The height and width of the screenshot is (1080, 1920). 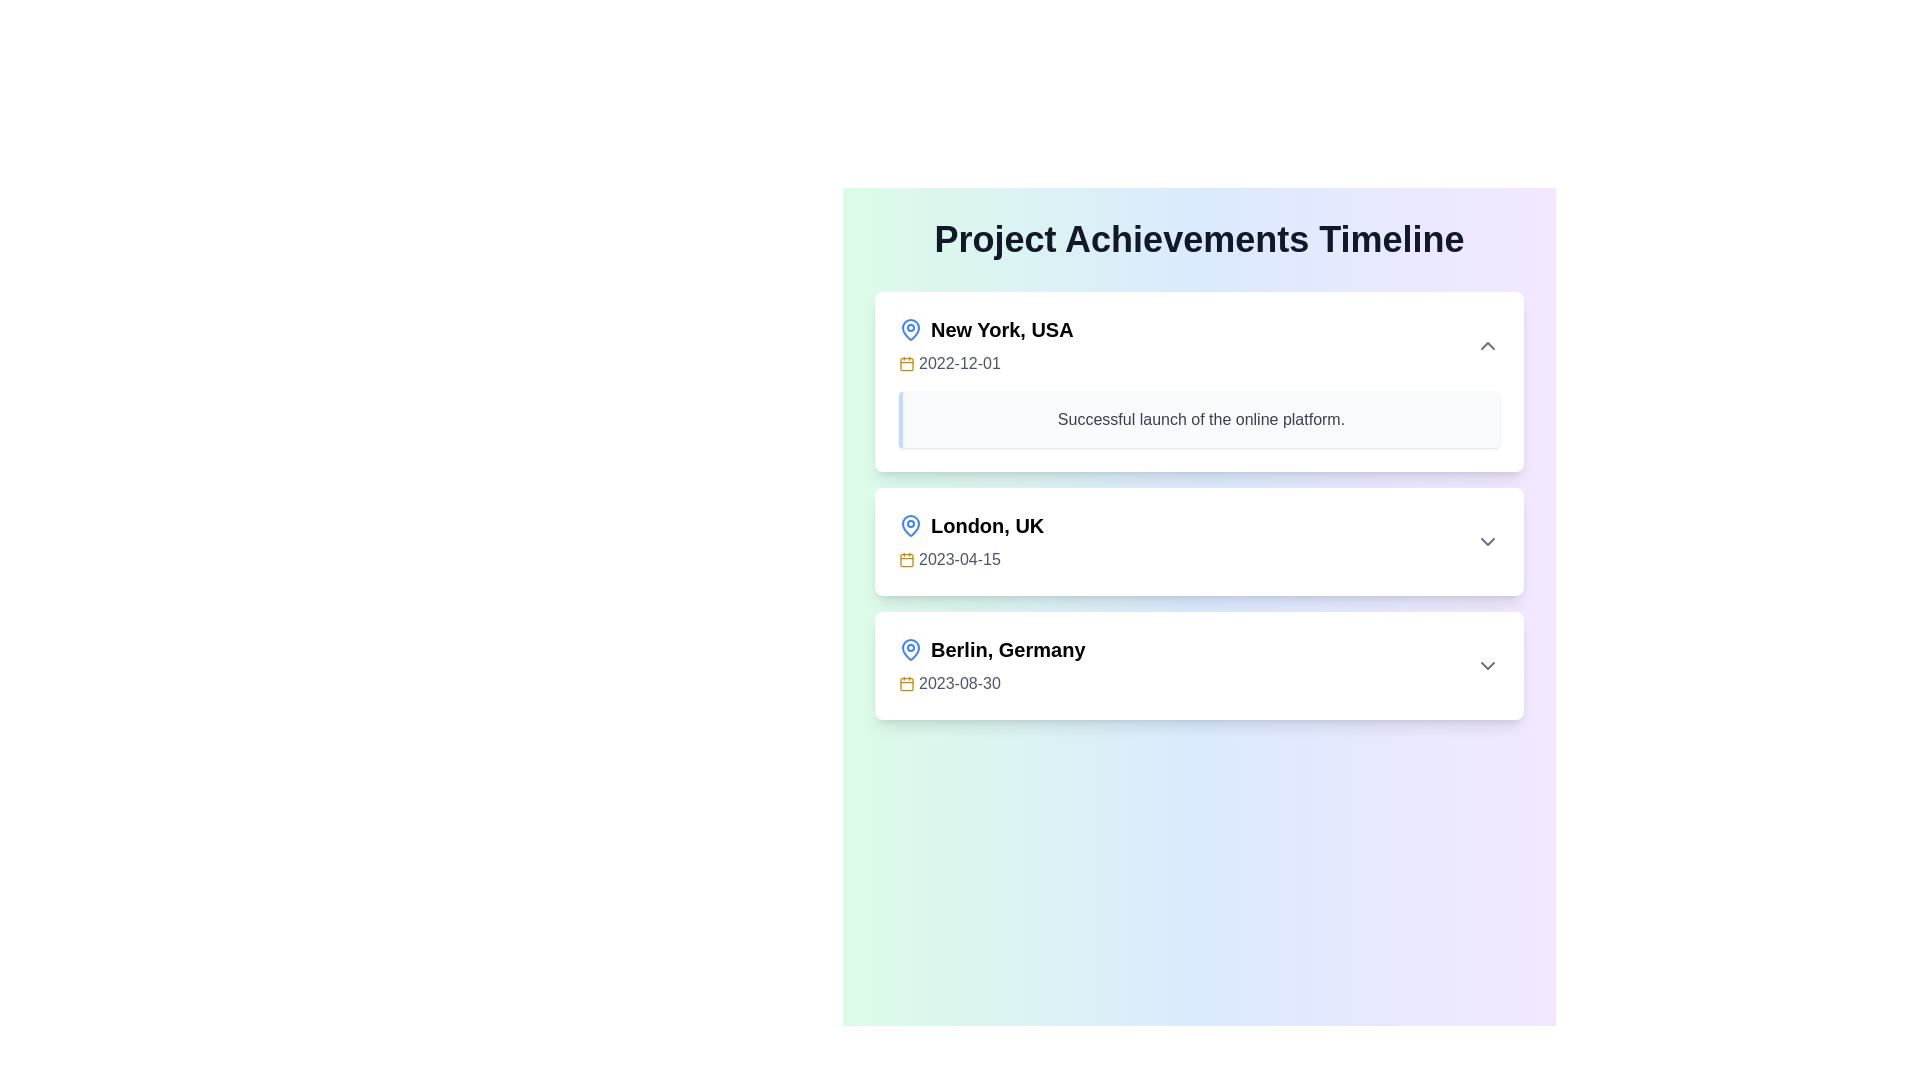 What do you see at coordinates (971, 542) in the screenshot?
I see `the text element displaying 'London, UK' and '2023-04-15'` at bounding box center [971, 542].